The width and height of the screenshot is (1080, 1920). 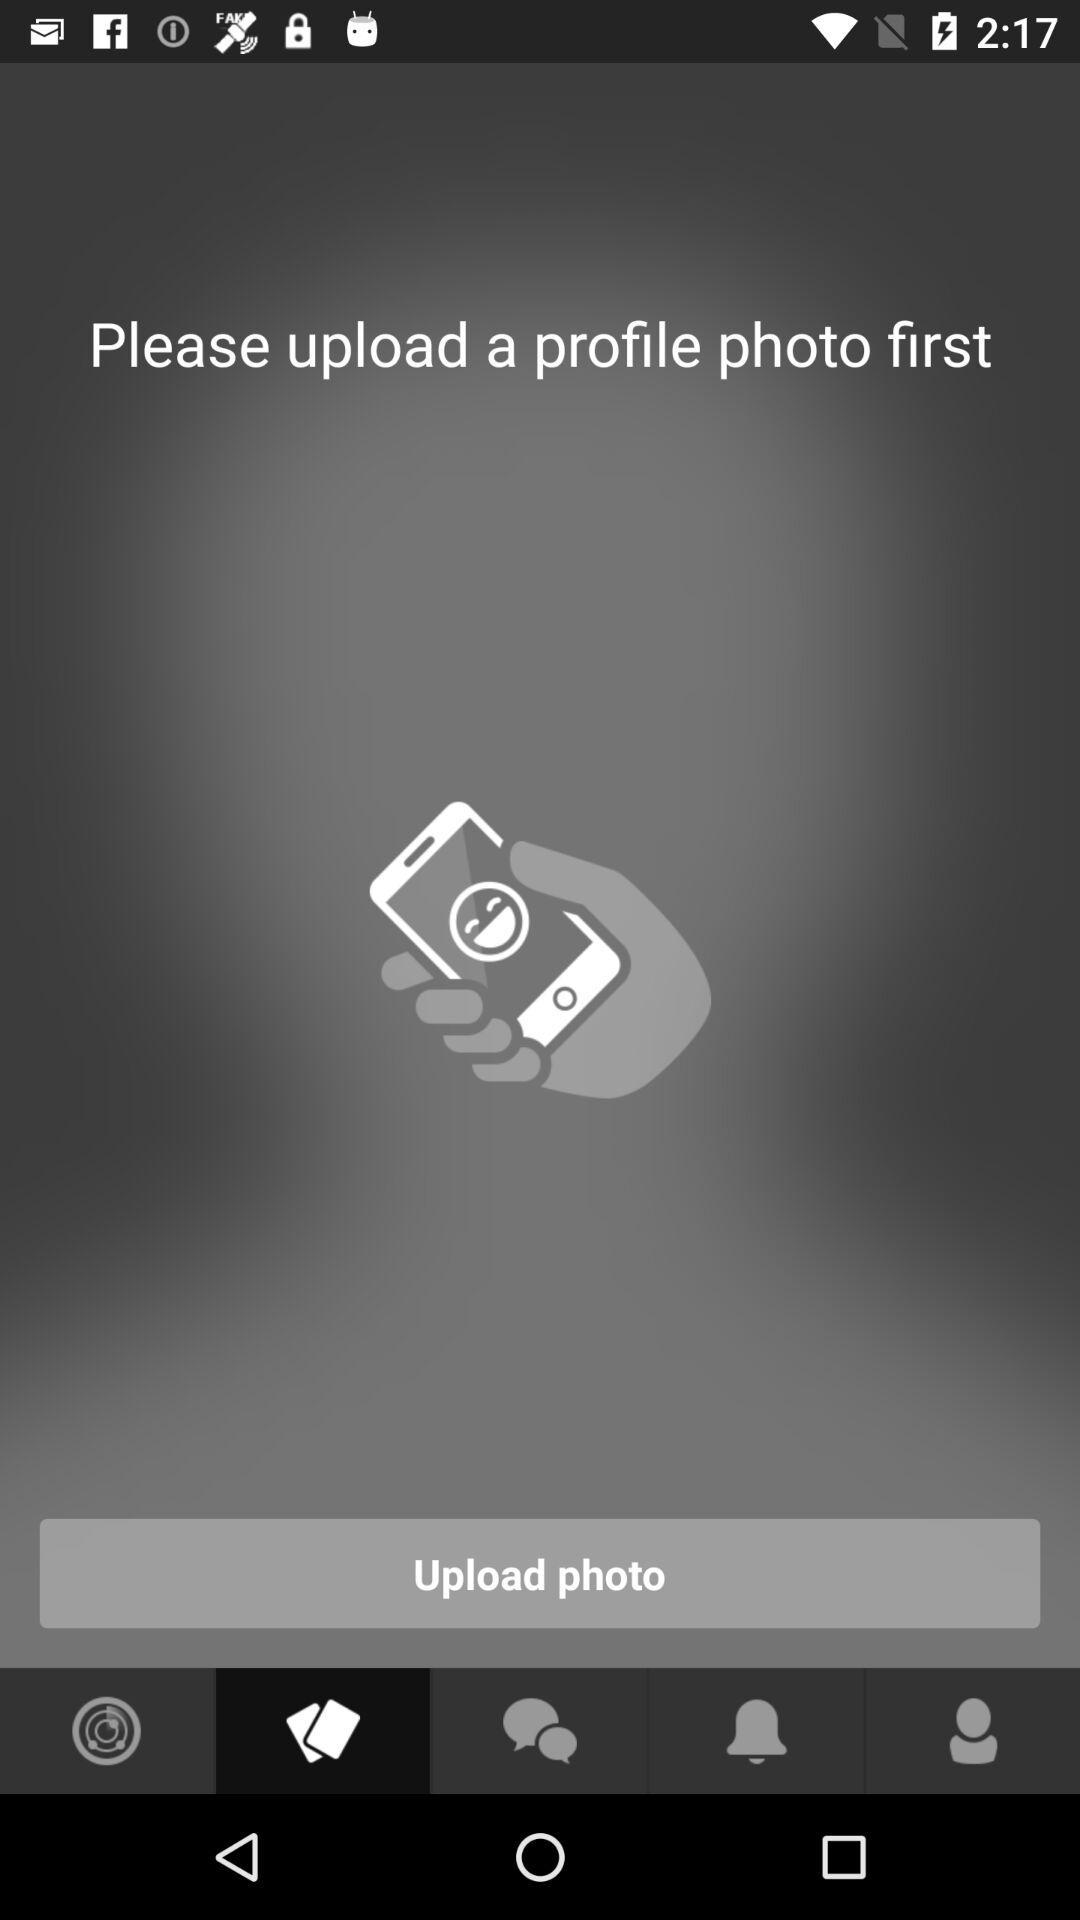 What do you see at coordinates (321, 1730) in the screenshot?
I see `the volume icon` at bounding box center [321, 1730].